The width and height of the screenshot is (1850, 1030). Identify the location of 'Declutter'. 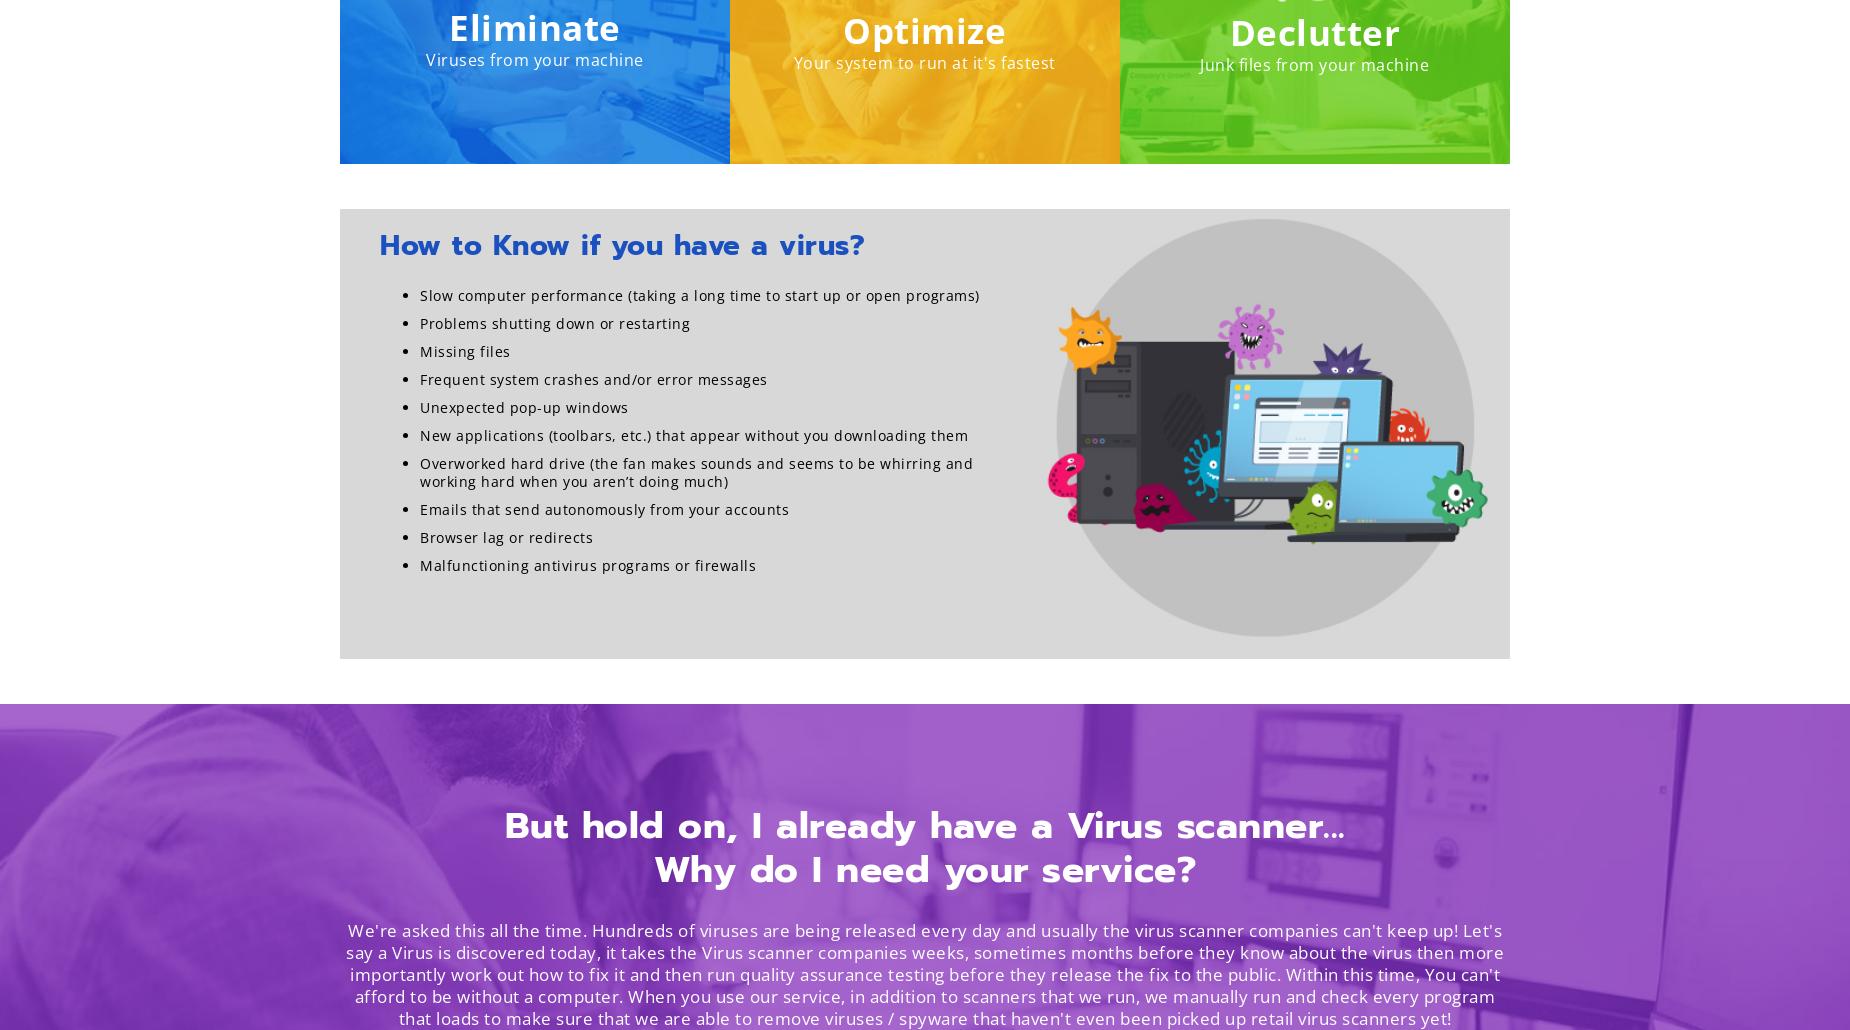
(1313, 32).